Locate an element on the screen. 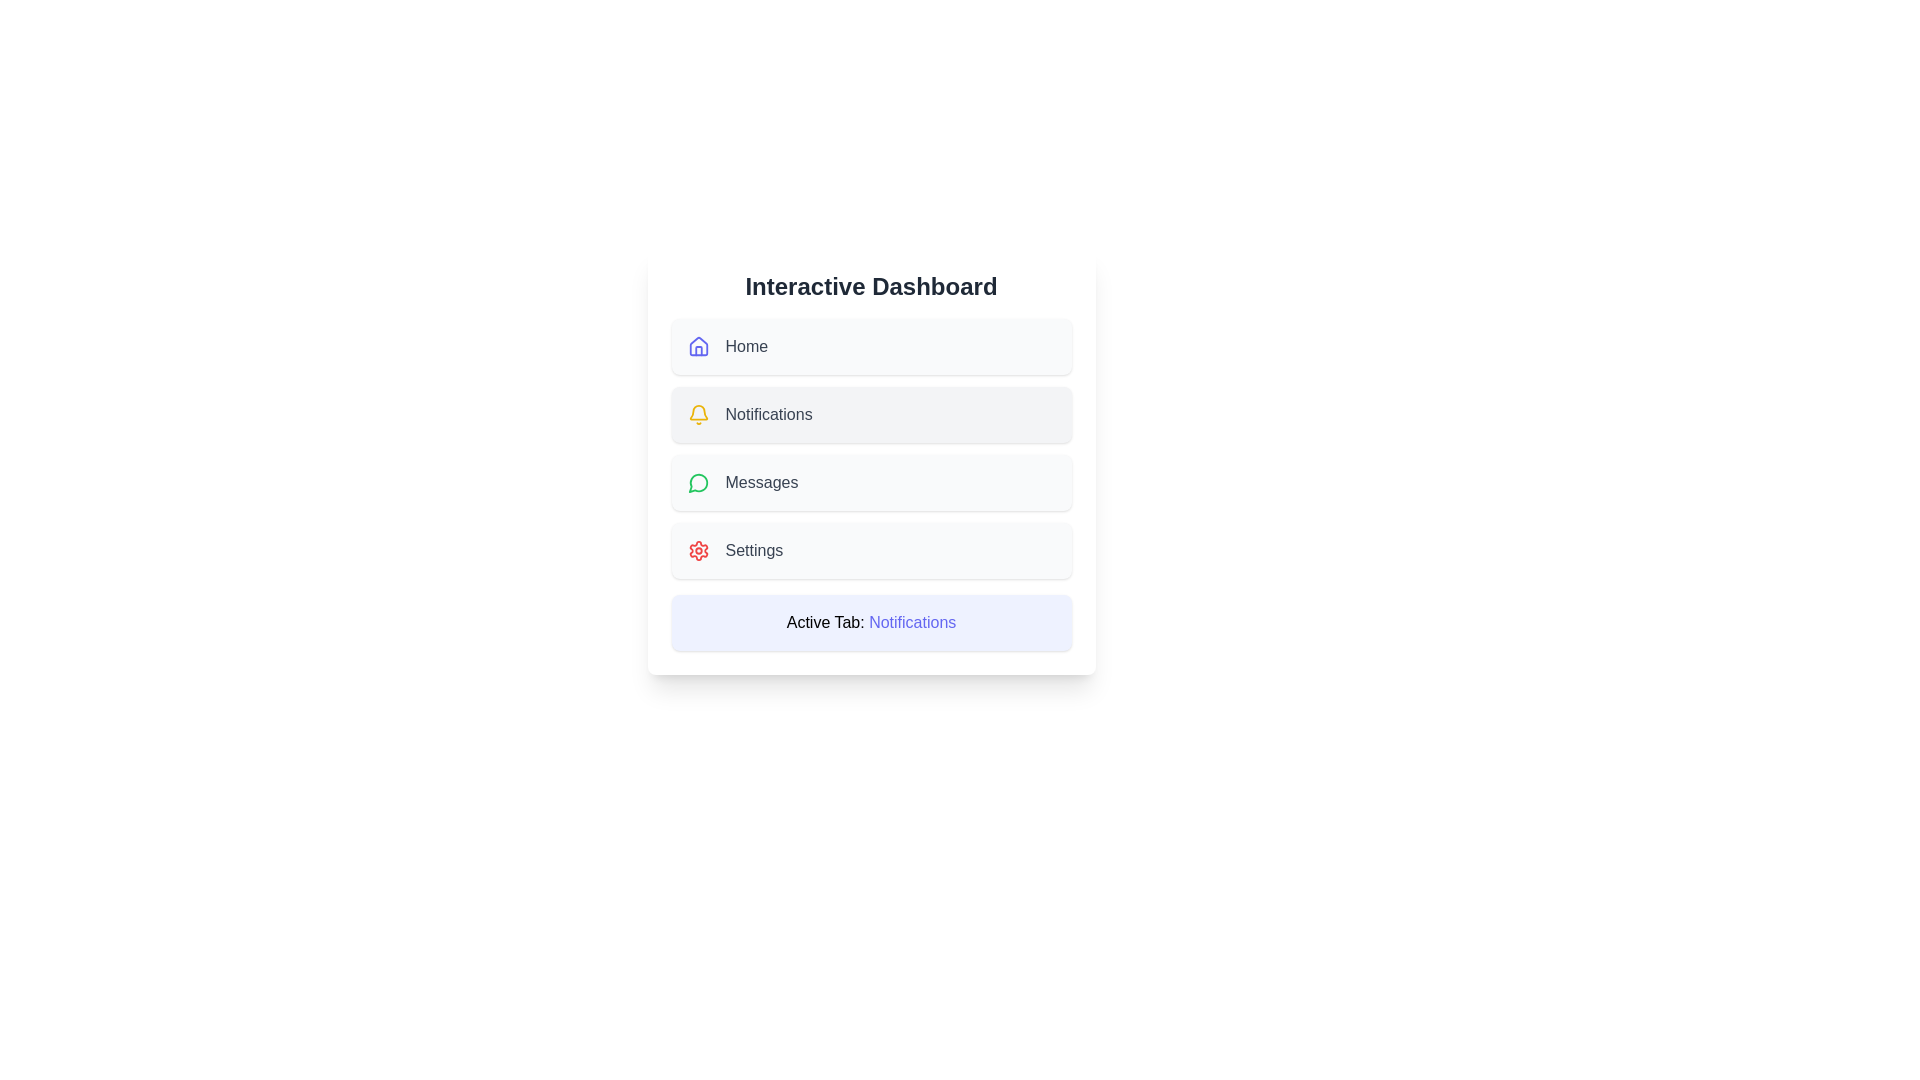  the button corresponding to Home to select it is located at coordinates (871, 346).